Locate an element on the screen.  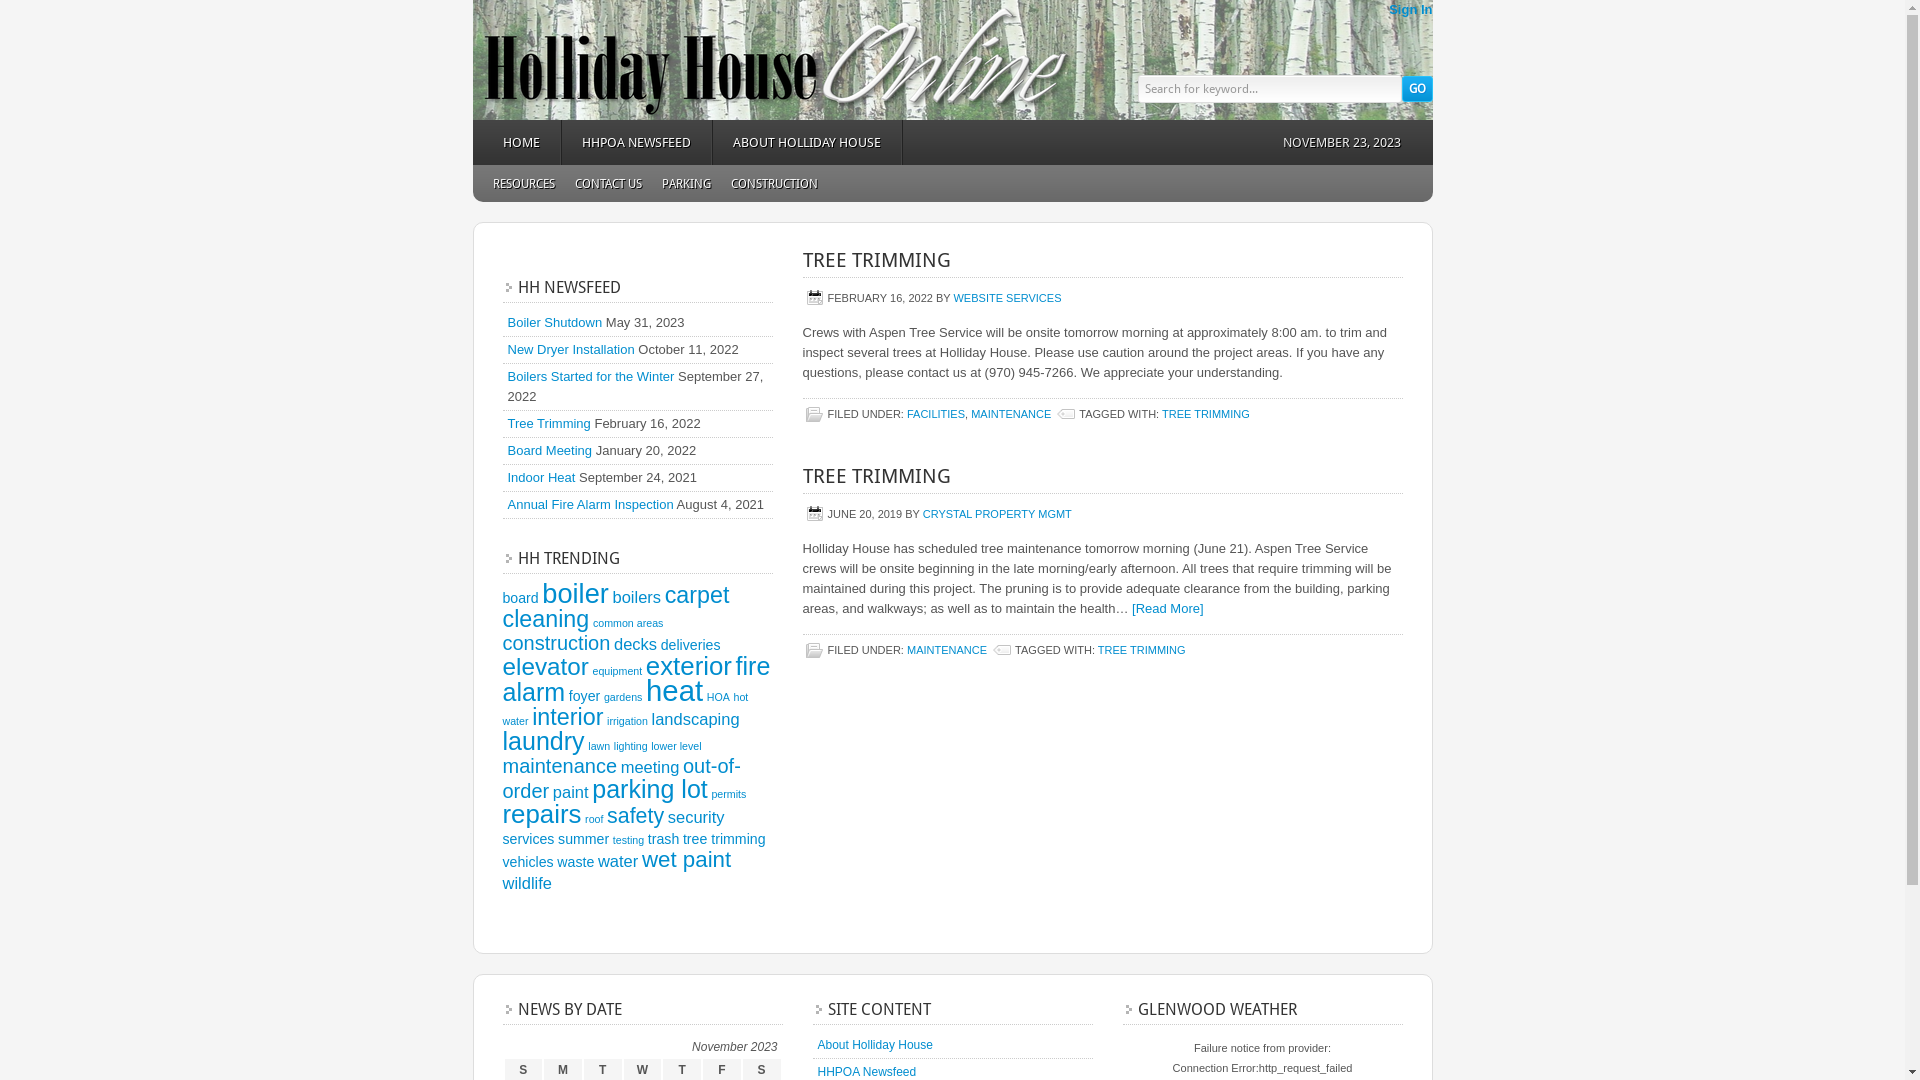
'services' is located at coordinates (528, 839).